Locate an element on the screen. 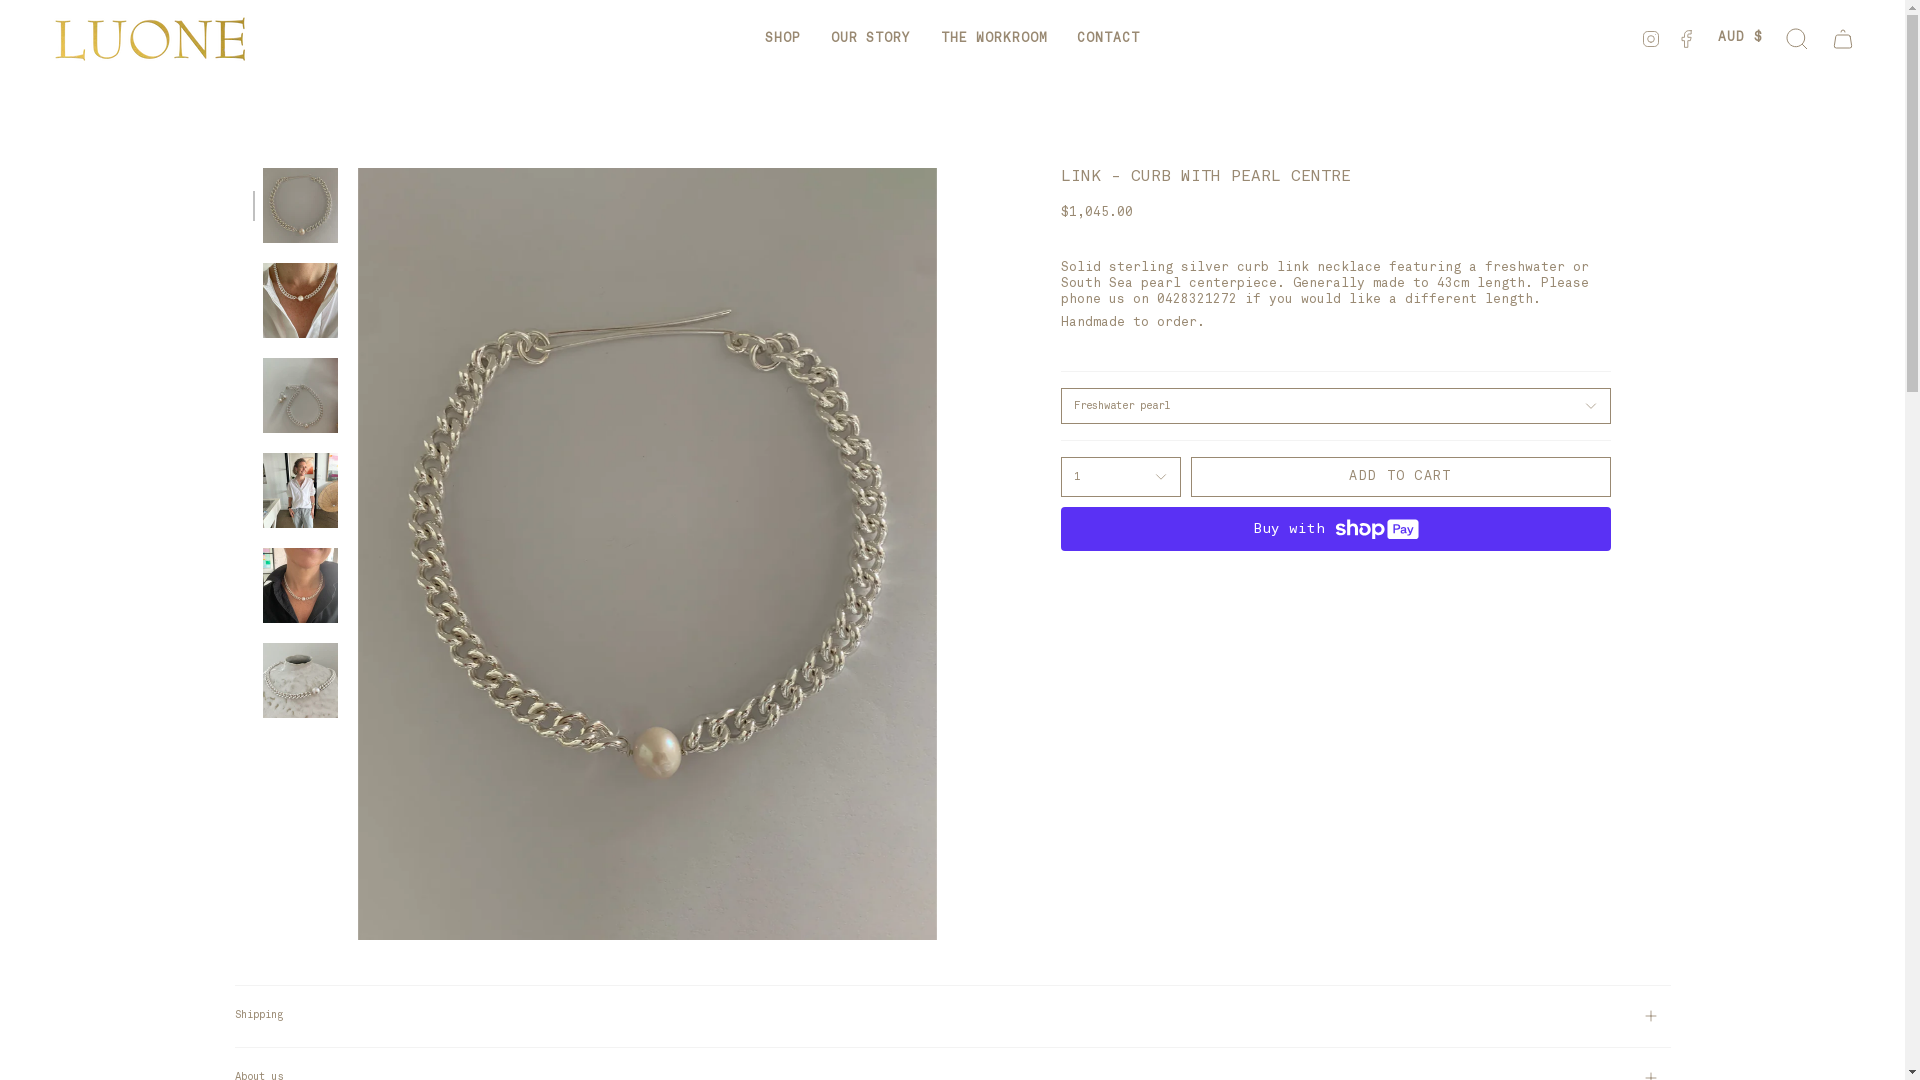 The image size is (1920, 1080). 'OUR STORY' is located at coordinates (870, 38).